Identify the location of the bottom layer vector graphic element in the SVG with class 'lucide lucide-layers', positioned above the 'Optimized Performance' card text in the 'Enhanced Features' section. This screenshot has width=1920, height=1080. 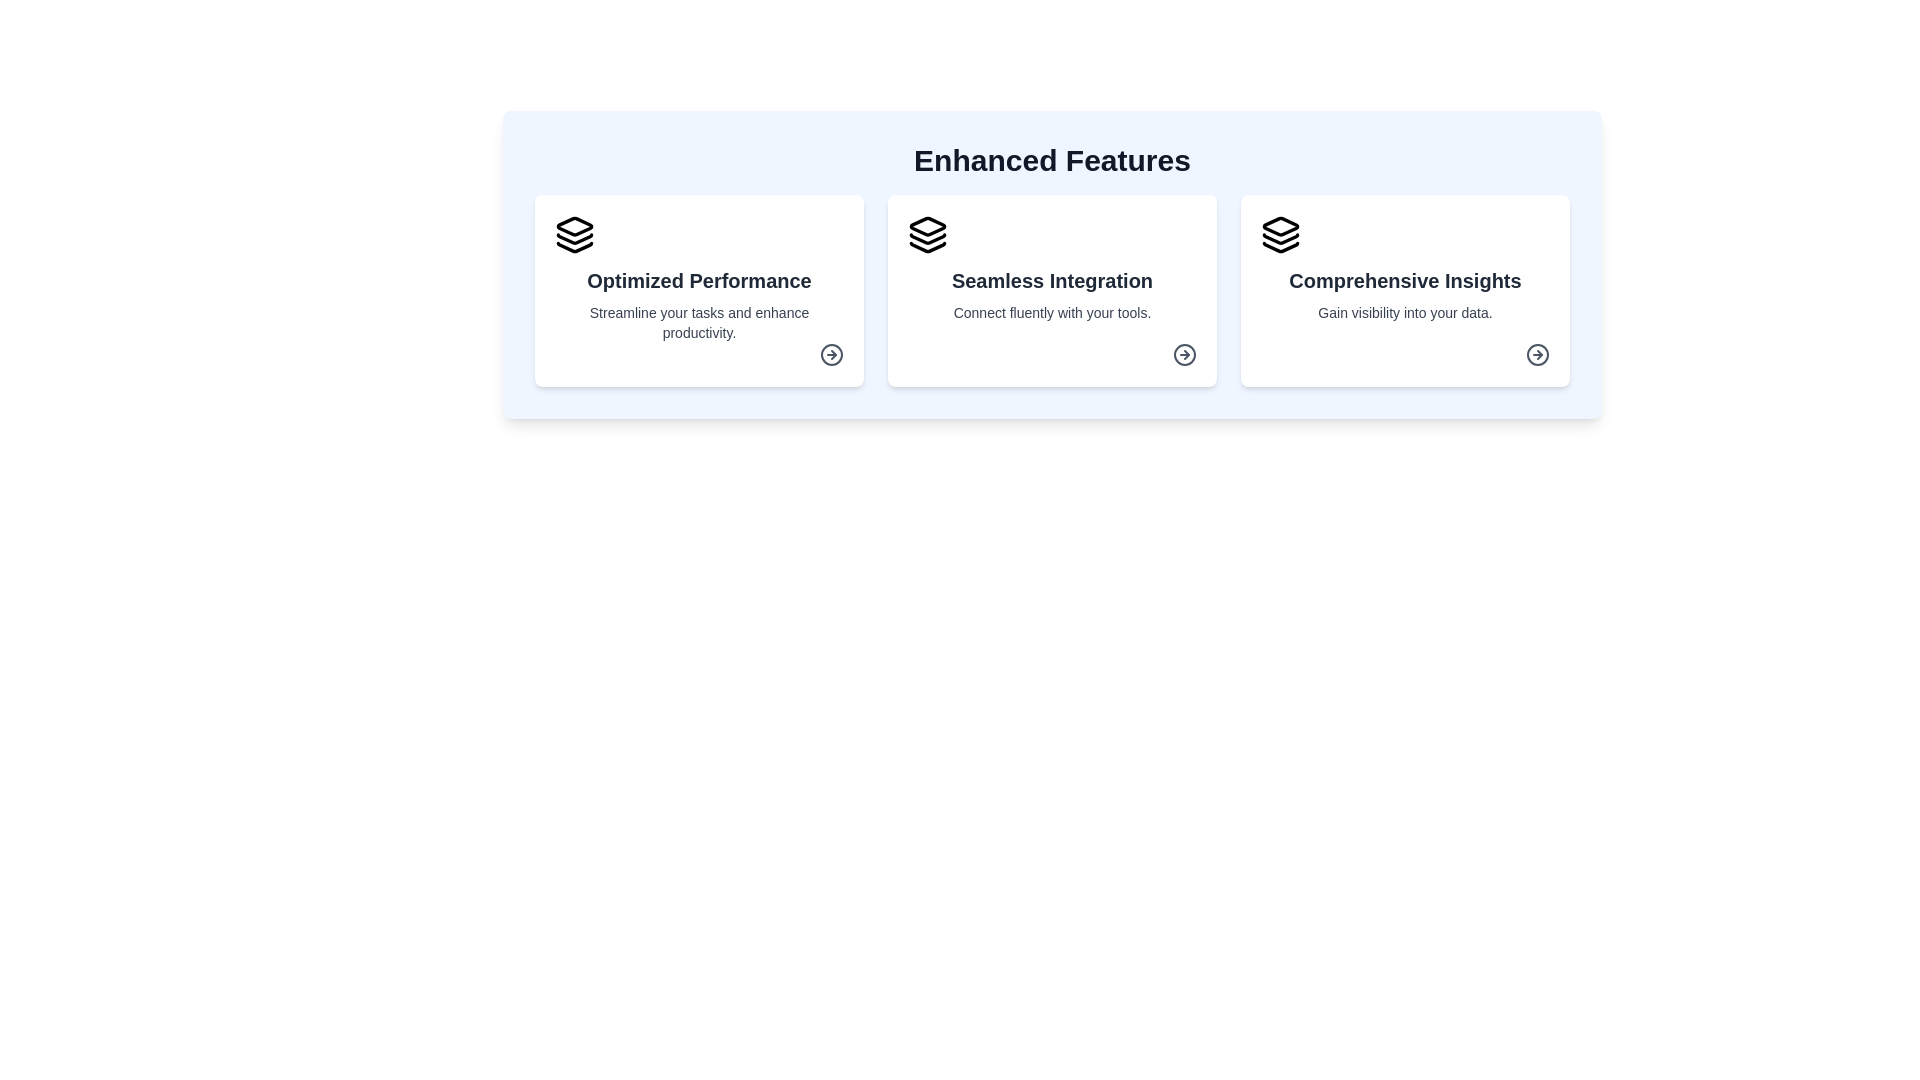
(574, 246).